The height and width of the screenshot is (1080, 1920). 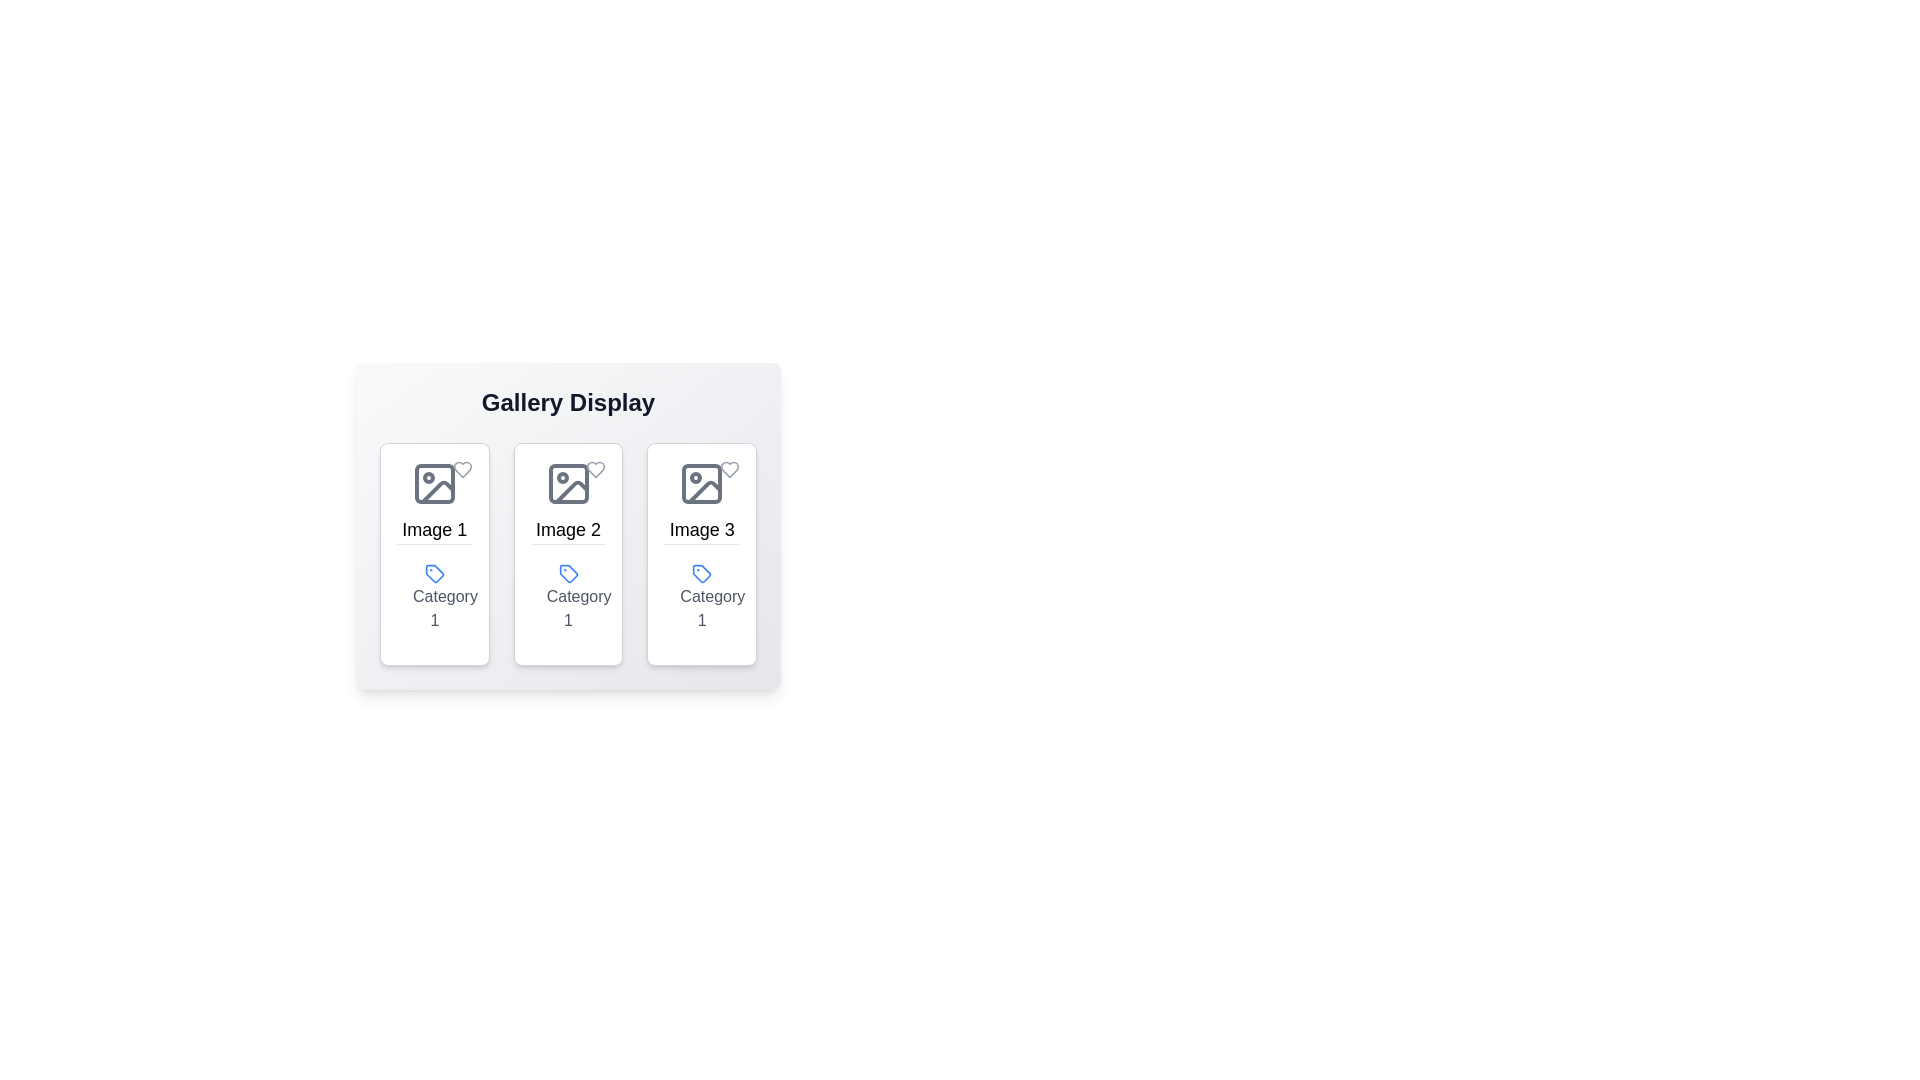 I want to click on the image placeholder icon representing 'Image 3' in the gallery display area, so click(x=702, y=483).